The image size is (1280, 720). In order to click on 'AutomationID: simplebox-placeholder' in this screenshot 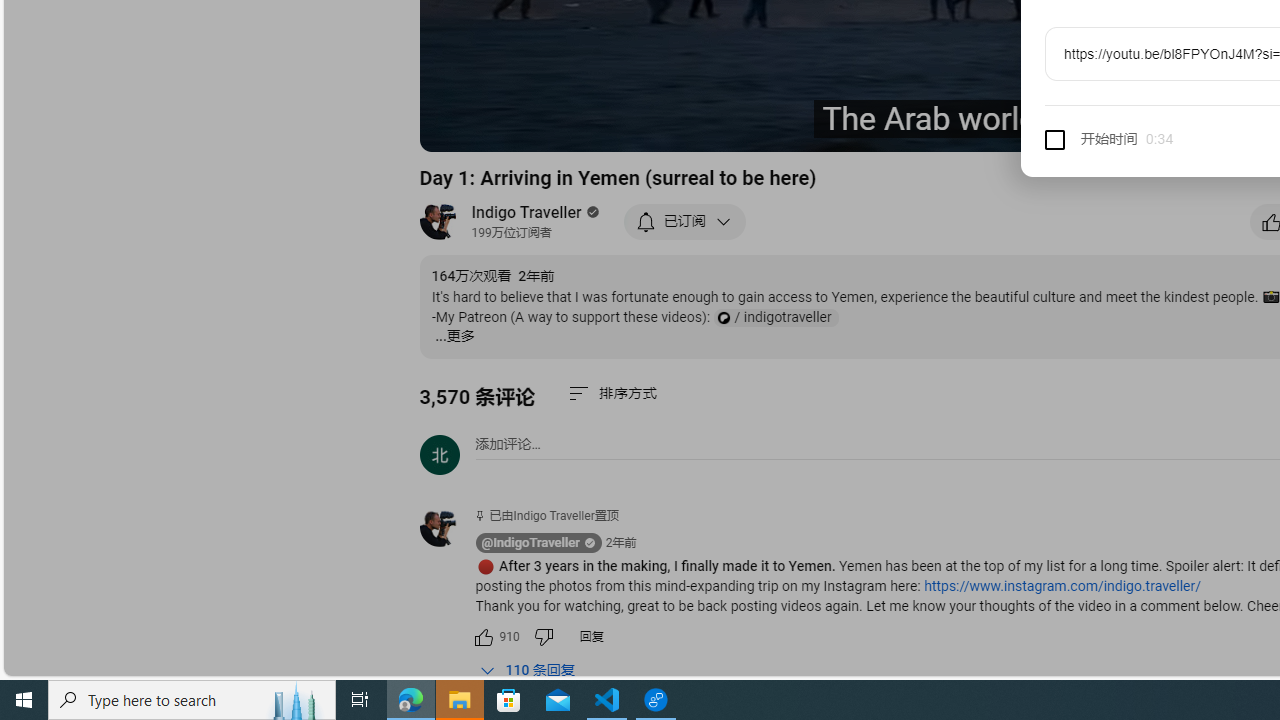, I will do `click(508, 443)`.